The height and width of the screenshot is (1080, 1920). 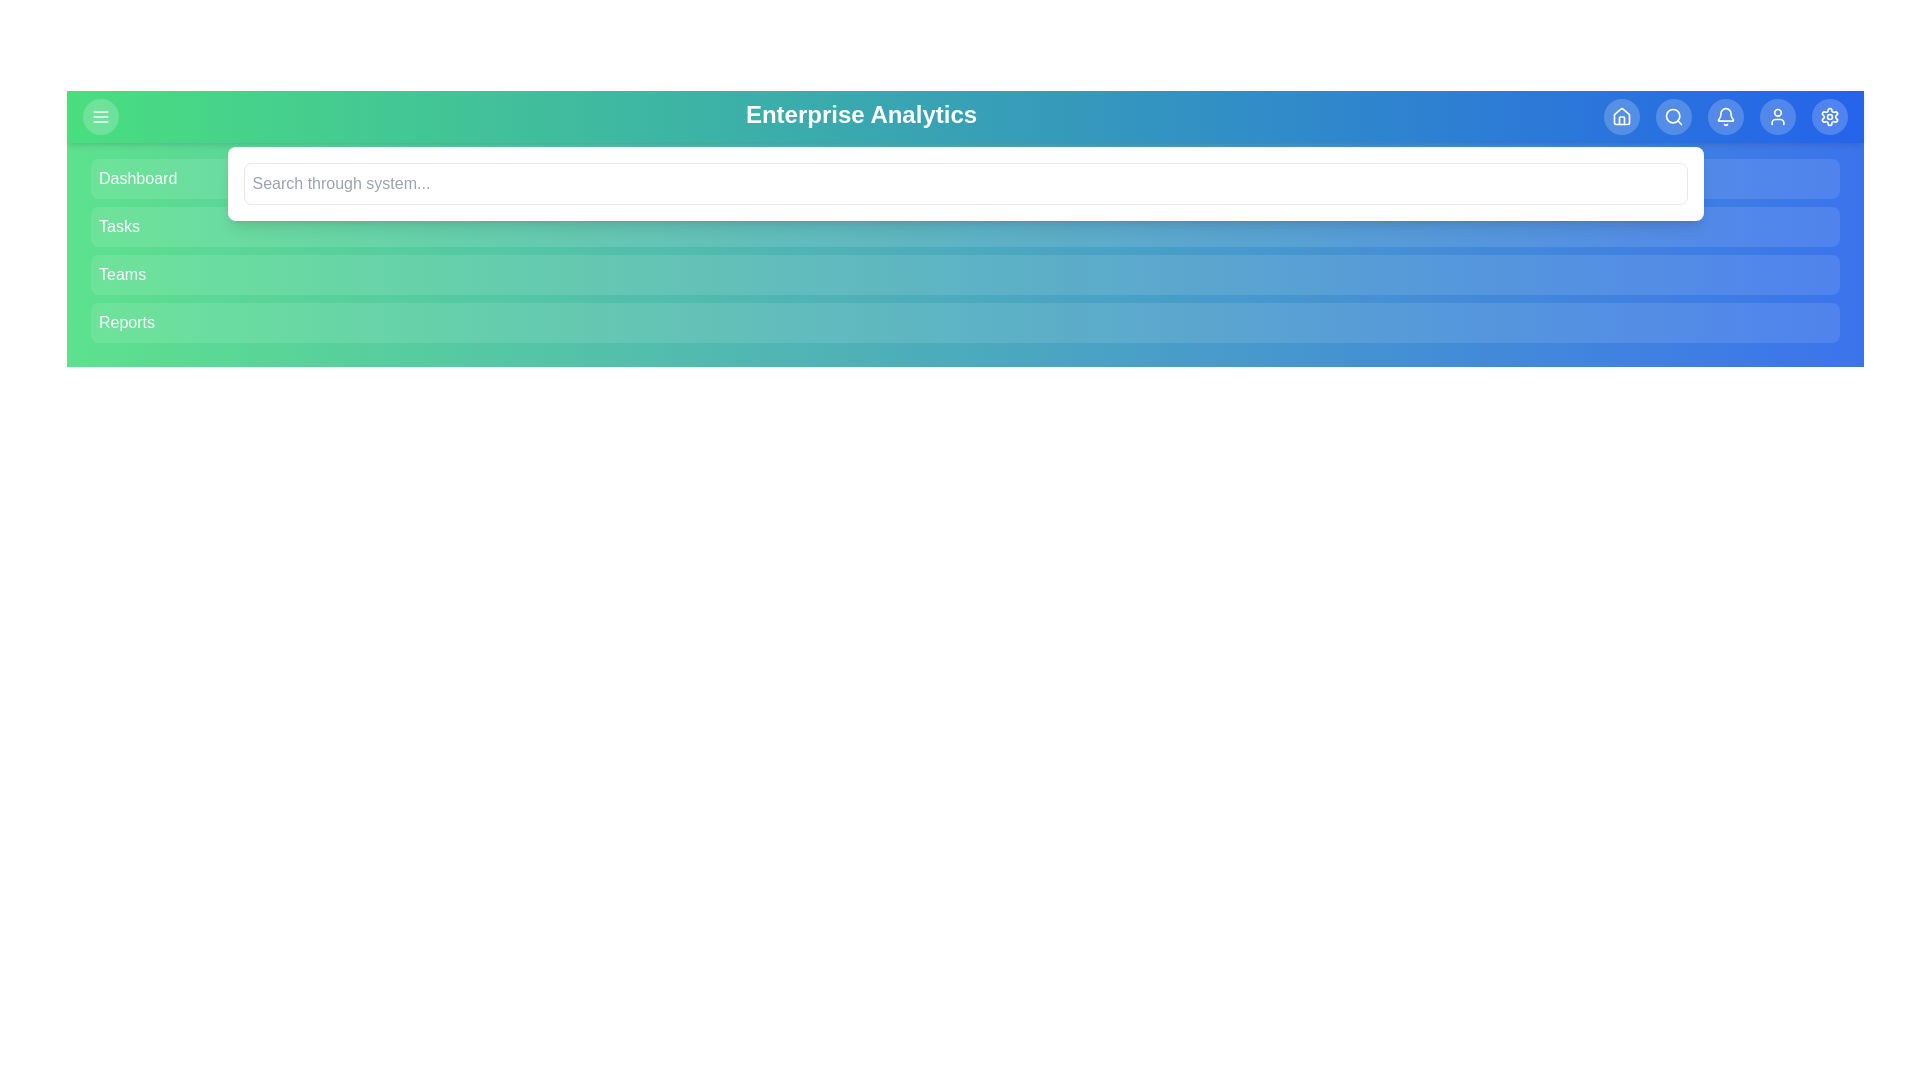 What do you see at coordinates (1674, 116) in the screenshot?
I see `the Search button in the header` at bounding box center [1674, 116].